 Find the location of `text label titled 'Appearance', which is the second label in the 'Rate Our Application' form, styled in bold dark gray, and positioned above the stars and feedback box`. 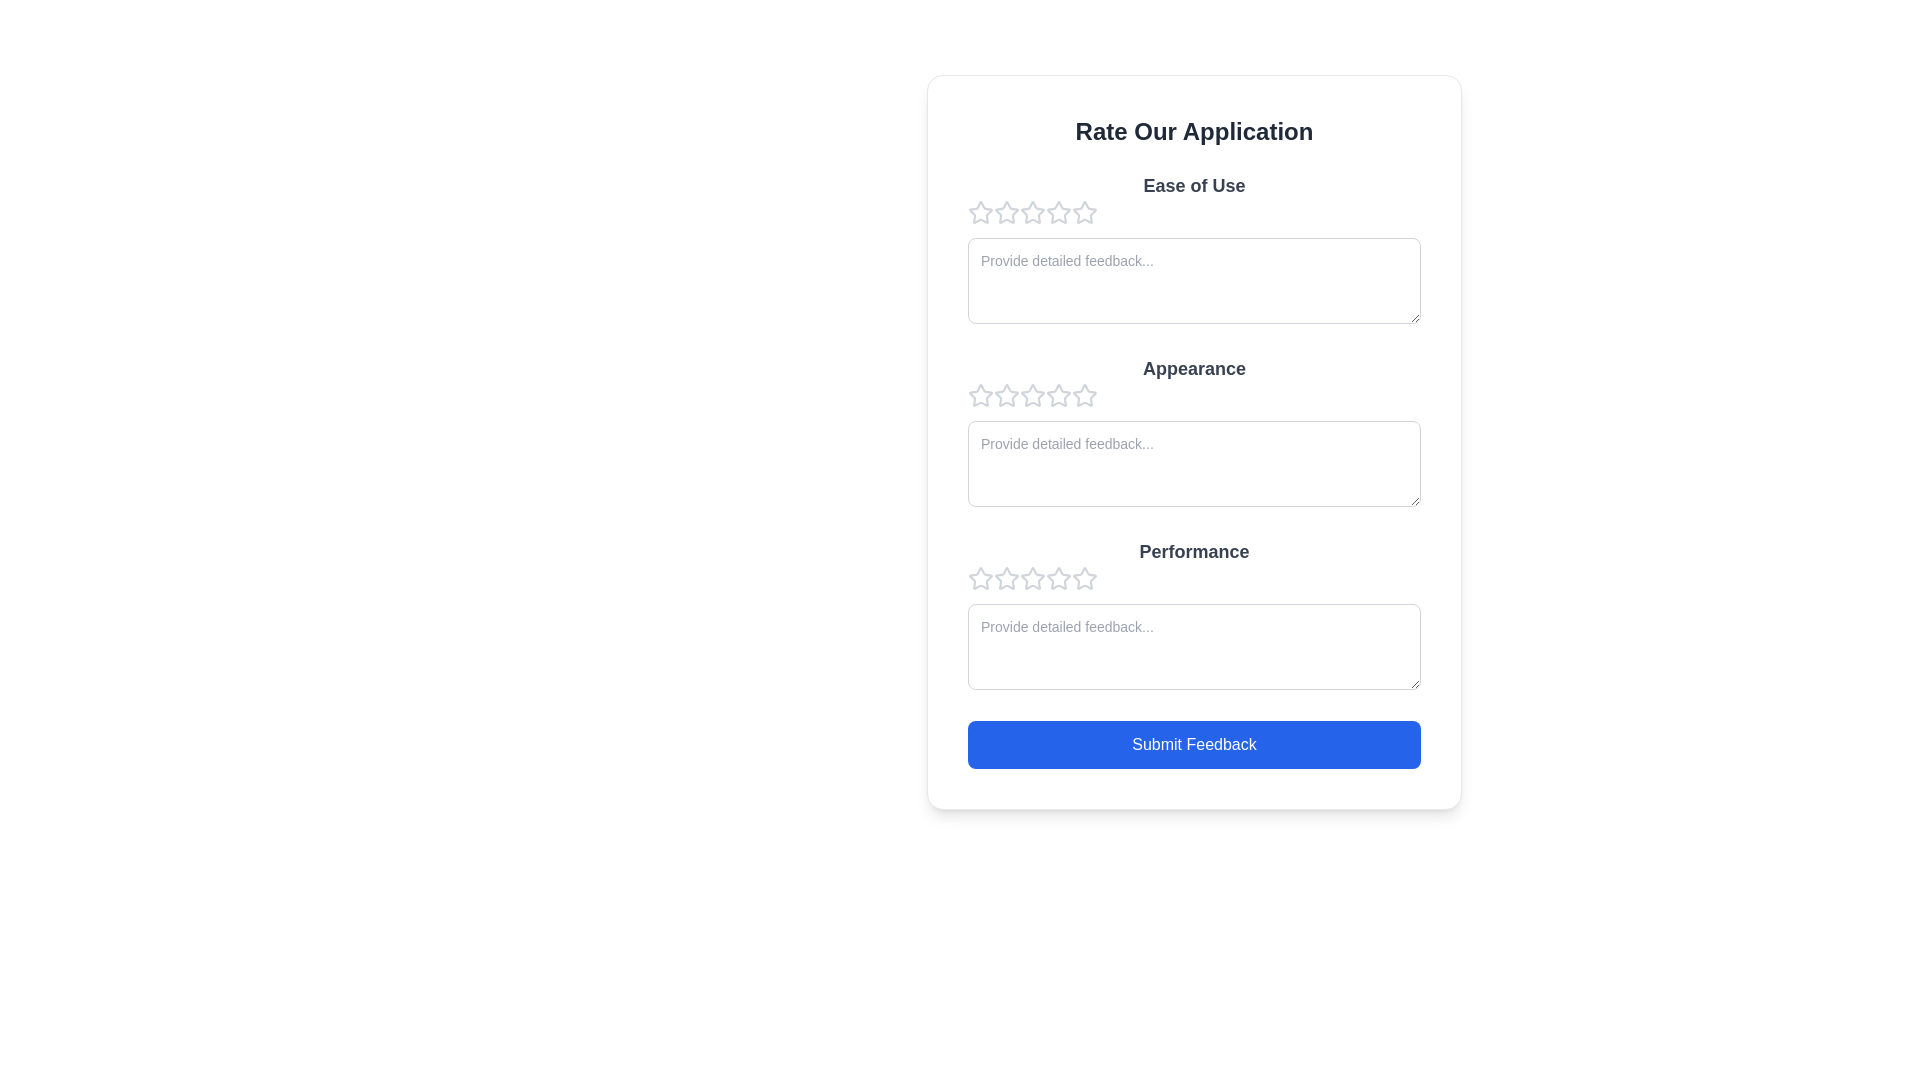

text label titled 'Appearance', which is the second label in the 'Rate Our Application' form, styled in bold dark gray, and positioned above the stars and feedback box is located at coordinates (1194, 369).